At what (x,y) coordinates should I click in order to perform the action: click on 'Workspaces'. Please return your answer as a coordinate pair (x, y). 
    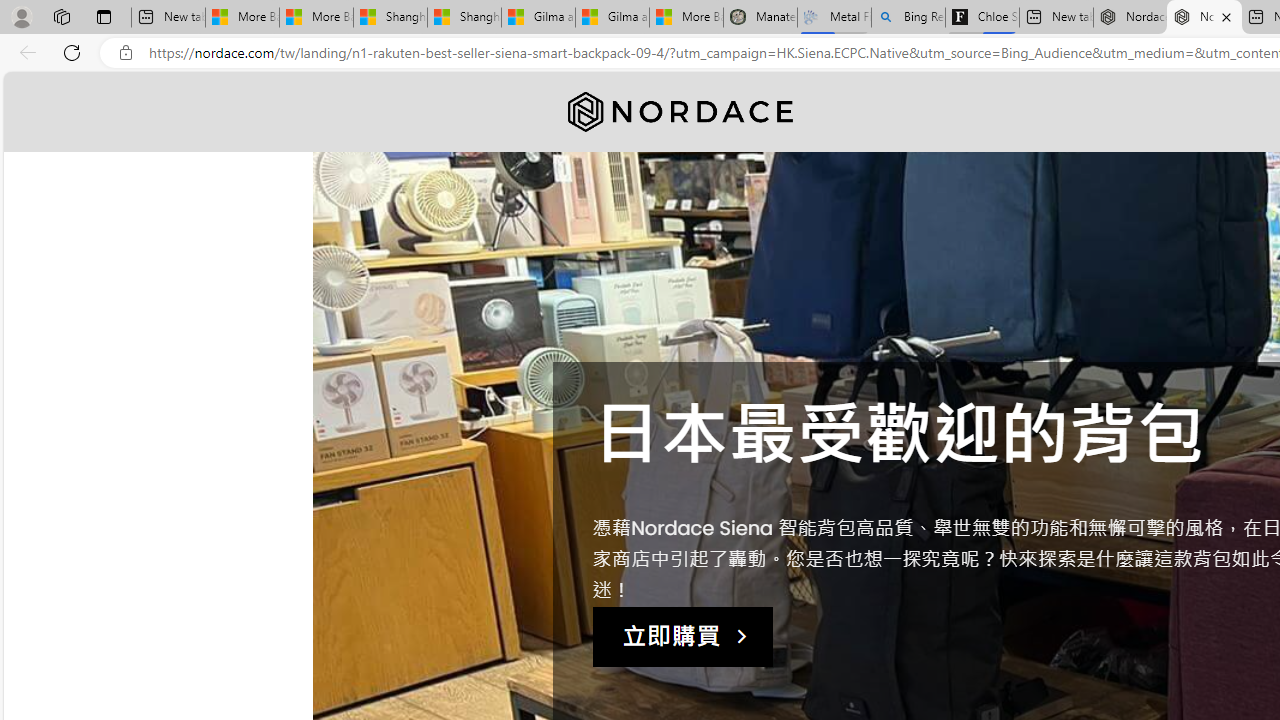
    Looking at the image, I should click on (61, 16).